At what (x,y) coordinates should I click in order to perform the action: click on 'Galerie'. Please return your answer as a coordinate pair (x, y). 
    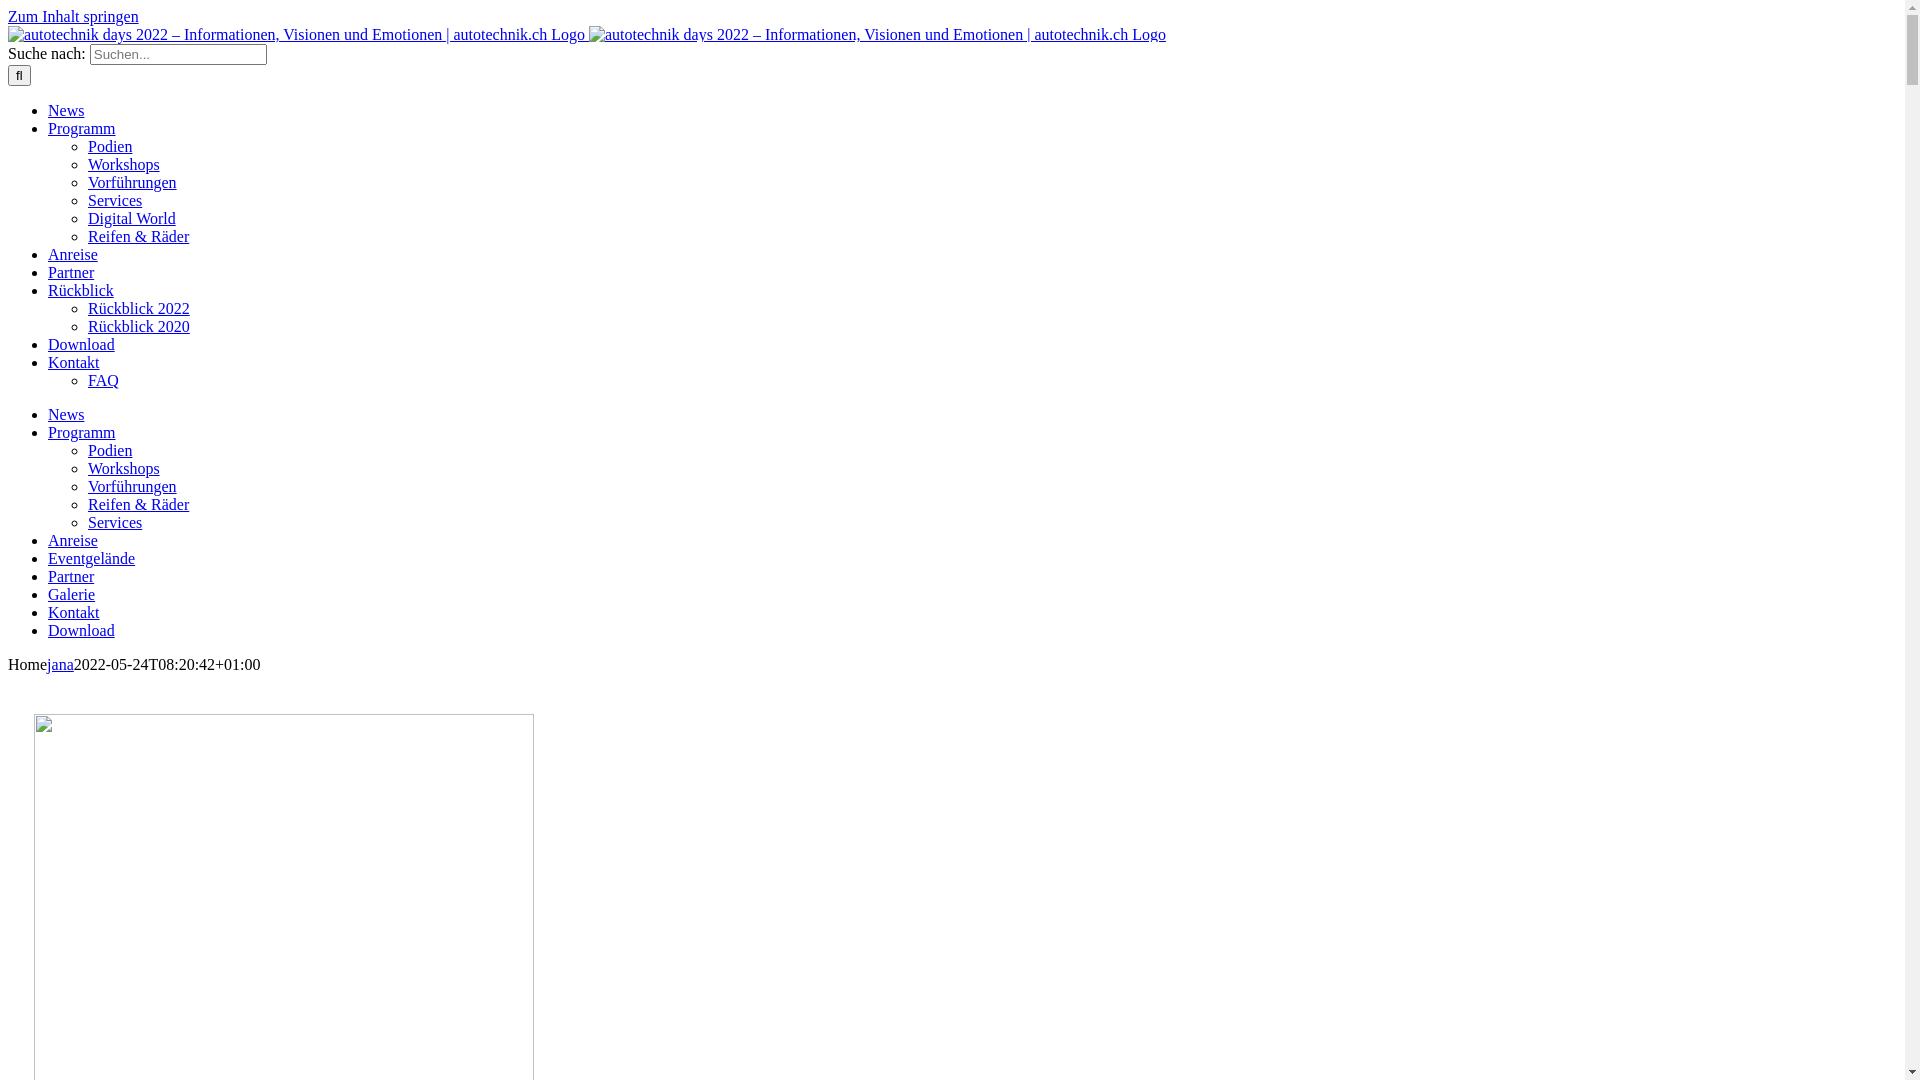
    Looking at the image, I should click on (48, 593).